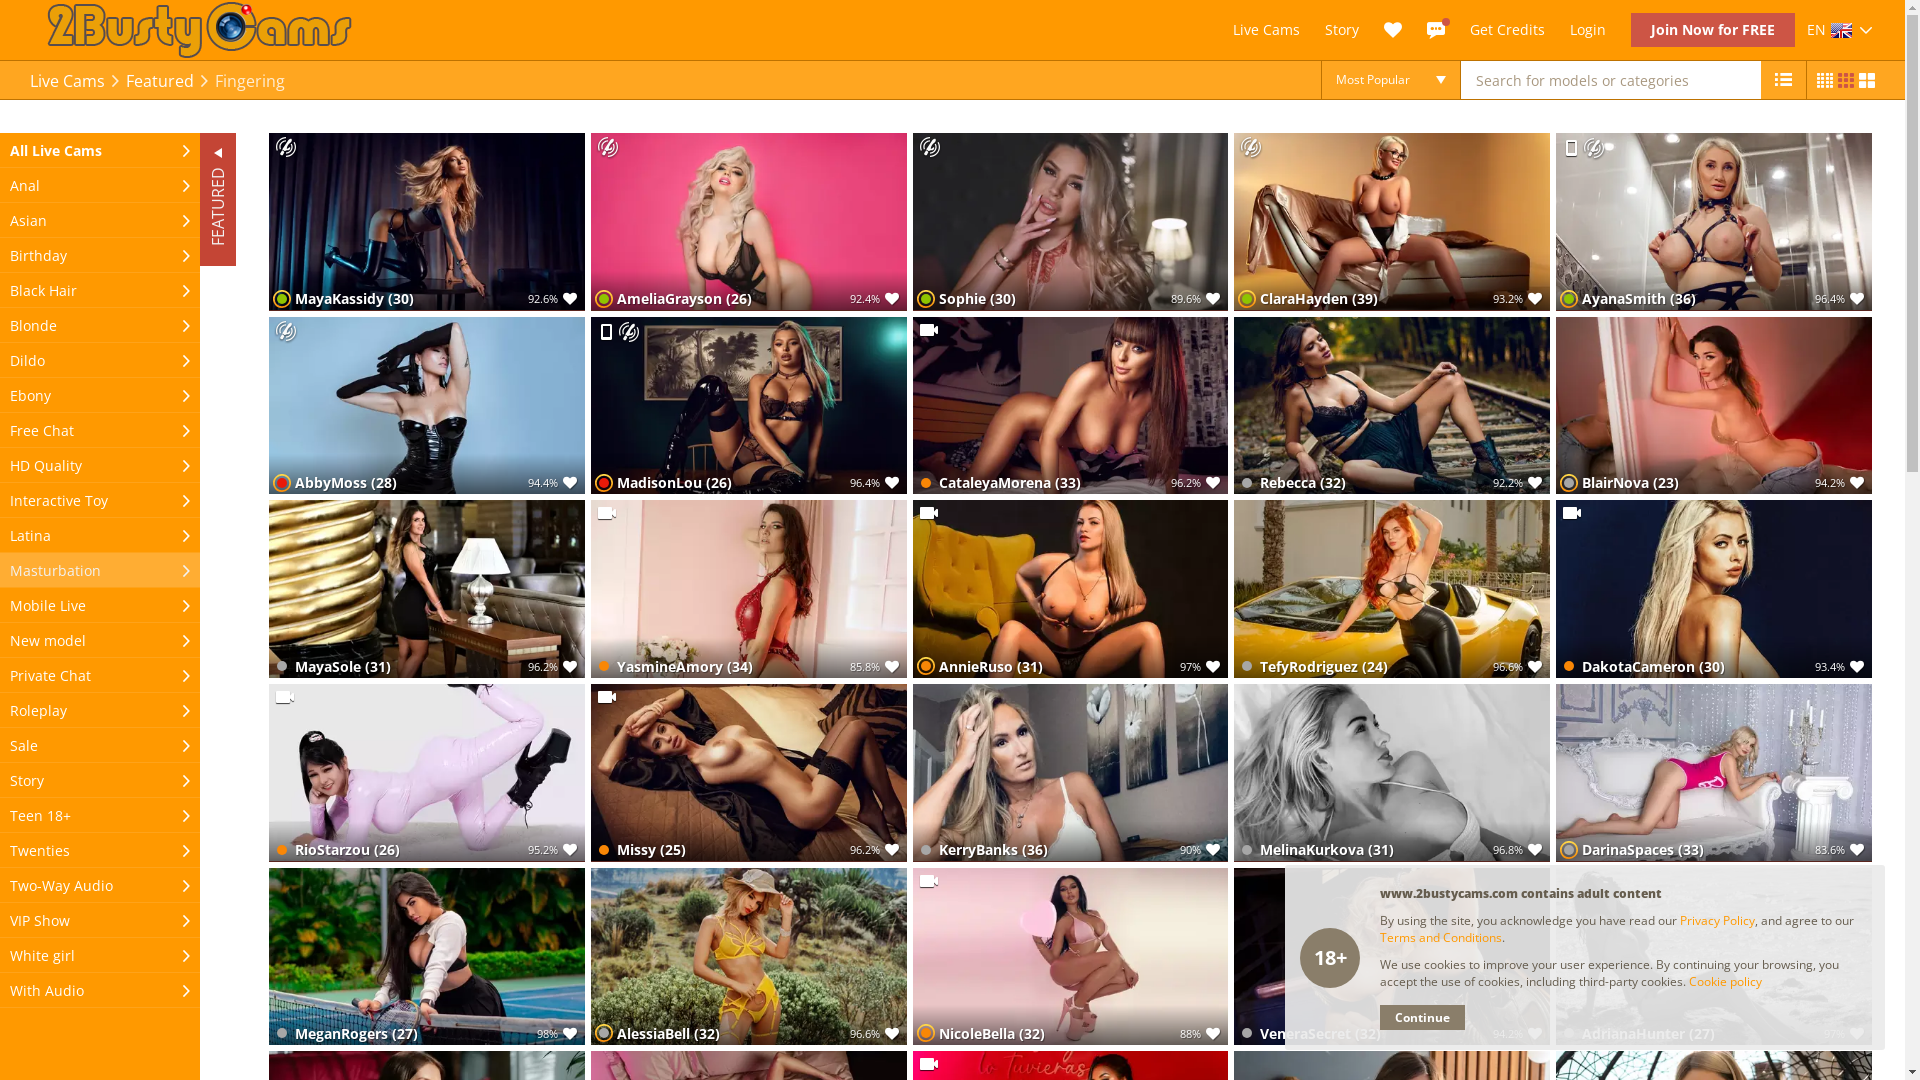 This screenshot has height=1080, width=1920. I want to click on 'With Audio', so click(99, 990).